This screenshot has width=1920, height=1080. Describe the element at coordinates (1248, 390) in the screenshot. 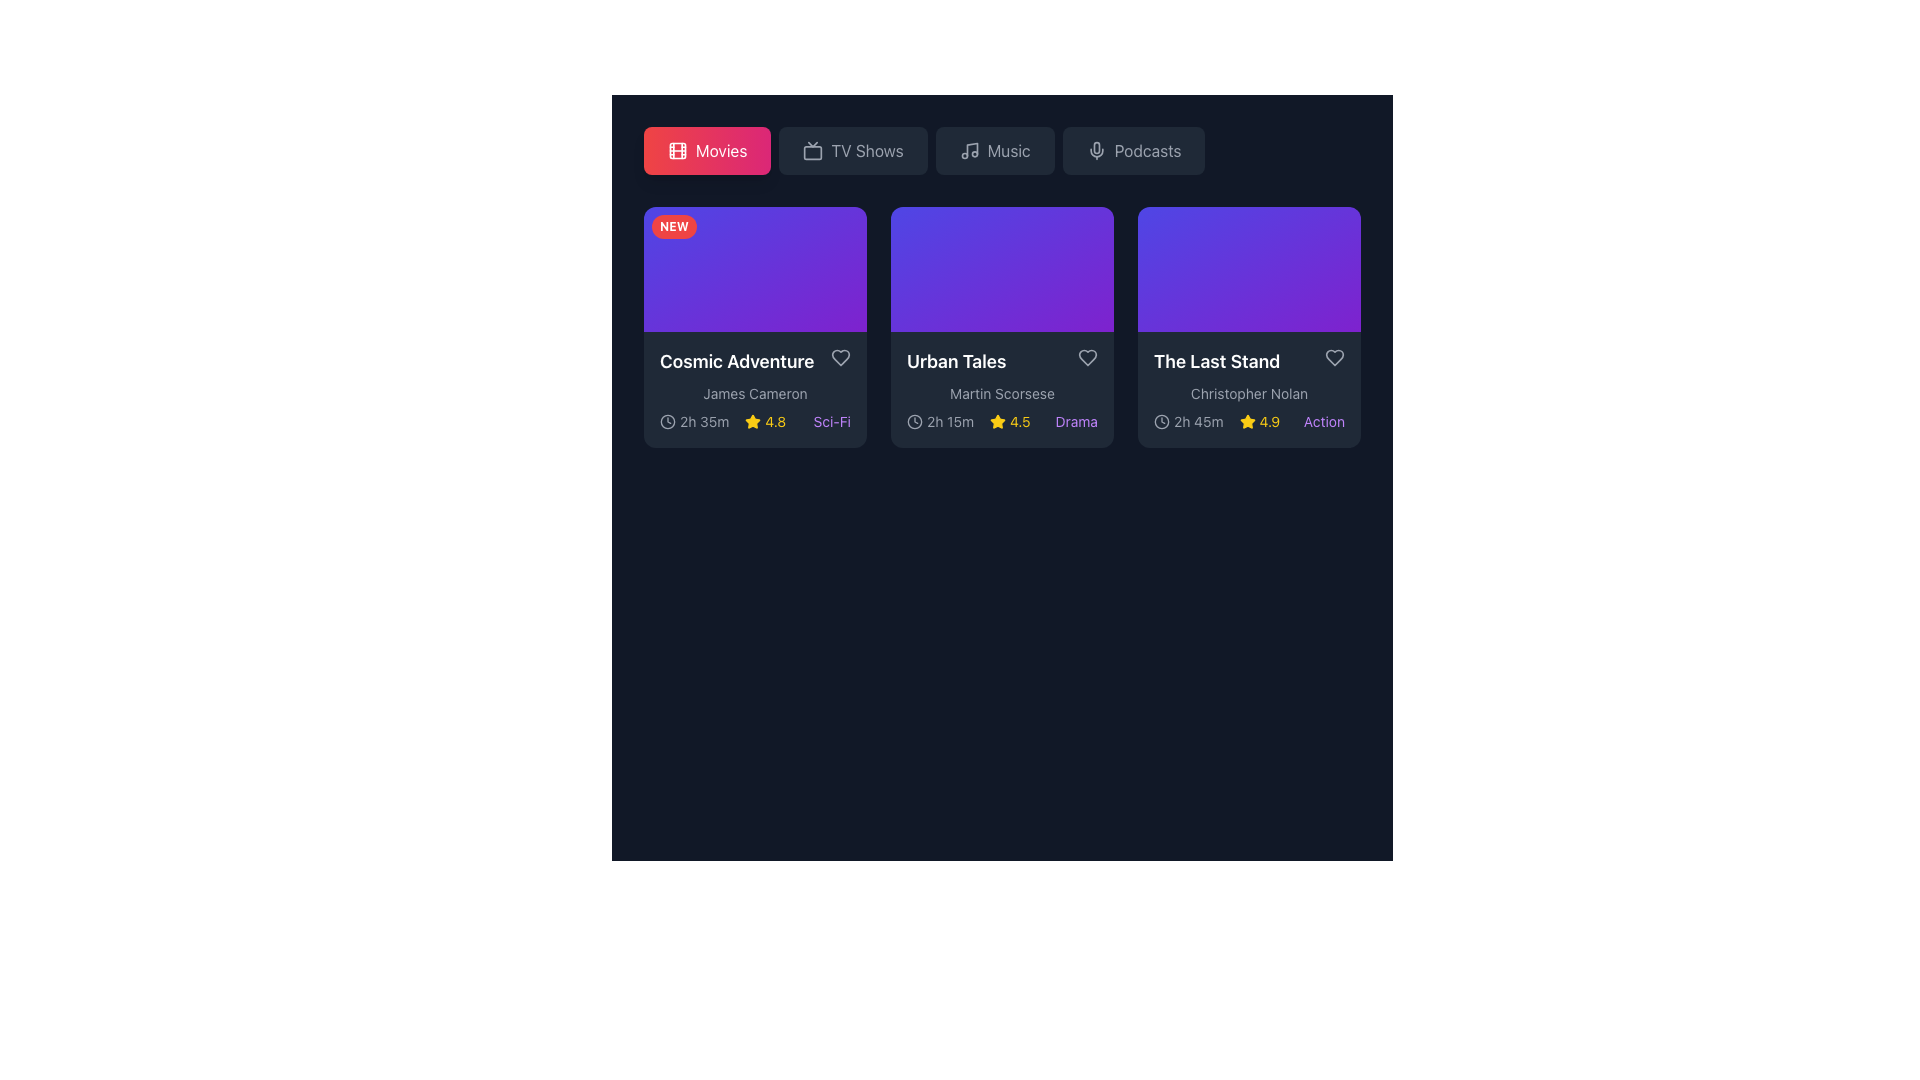

I see `the movie card that represents a film, located as the third card in a horizontal list` at that location.